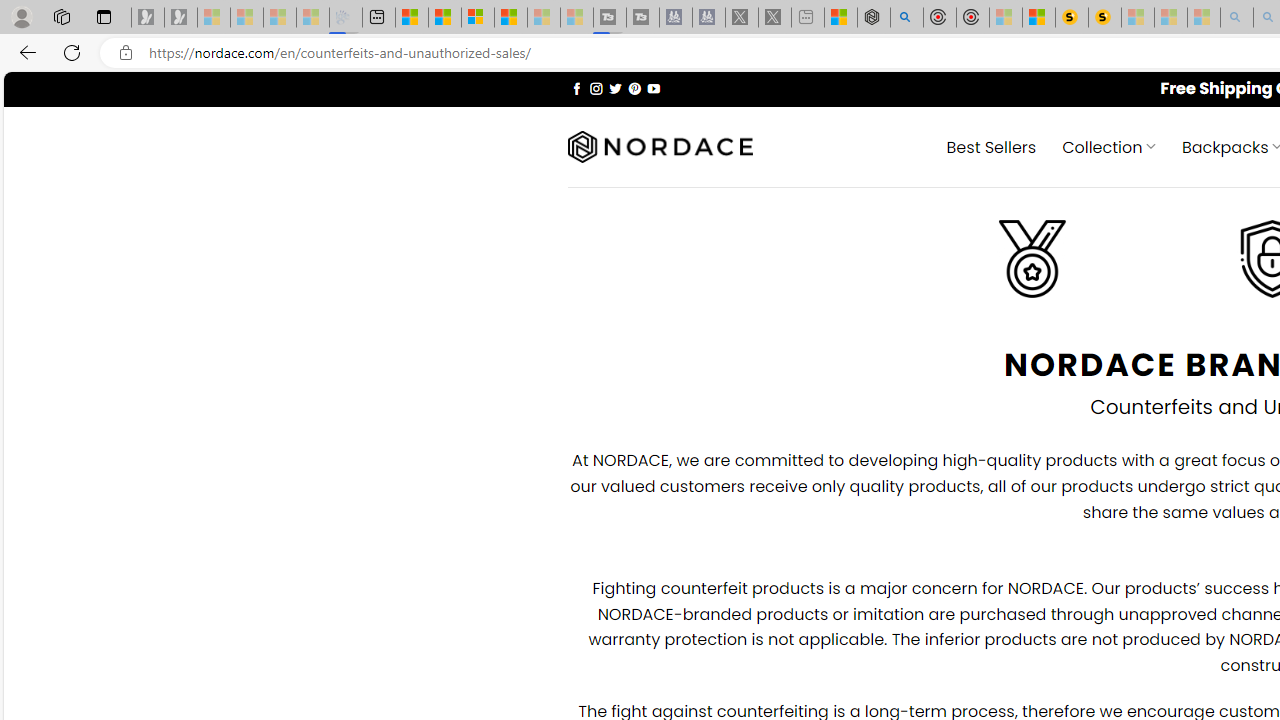  What do you see at coordinates (991, 145) in the screenshot?
I see `'  Best Sellers'` at bounding box center [991, 145].